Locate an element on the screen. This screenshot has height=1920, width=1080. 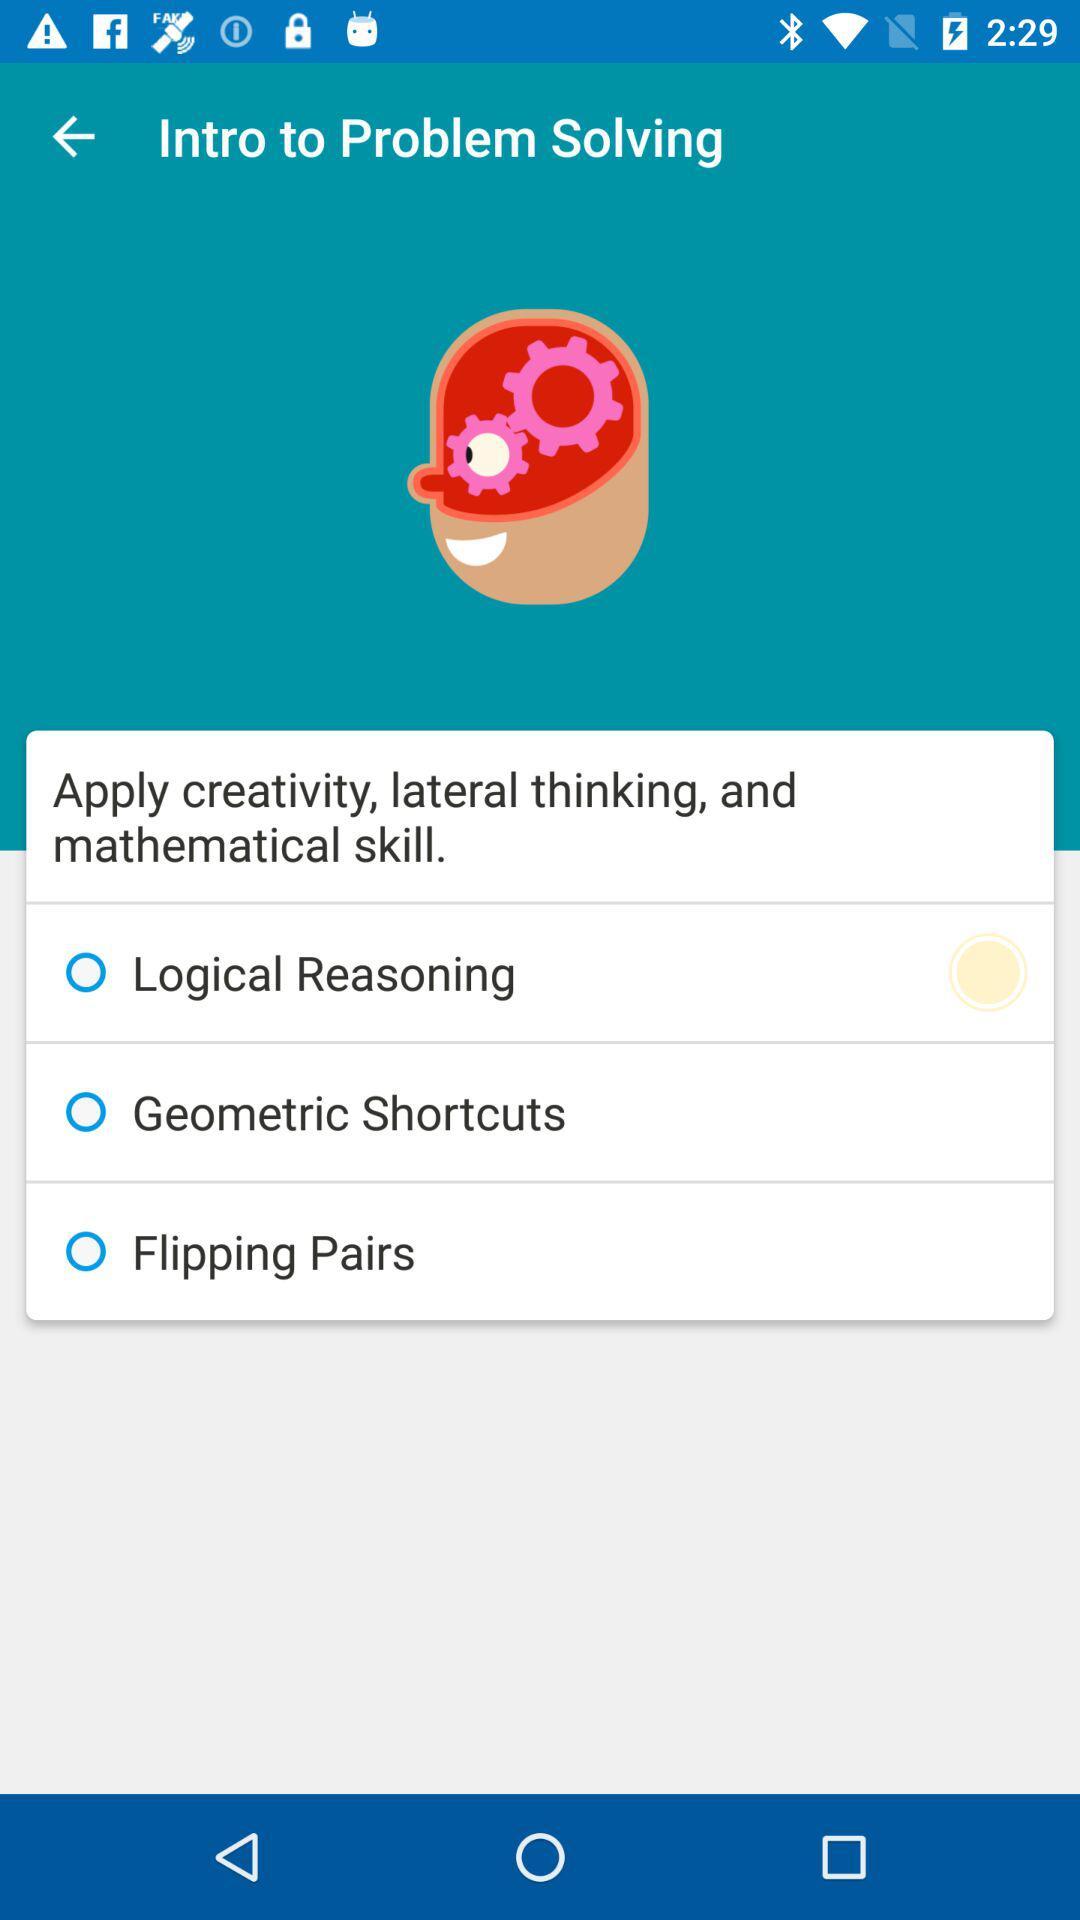
icon below the logical reasoning icon is located at coordinates (540, 1111).